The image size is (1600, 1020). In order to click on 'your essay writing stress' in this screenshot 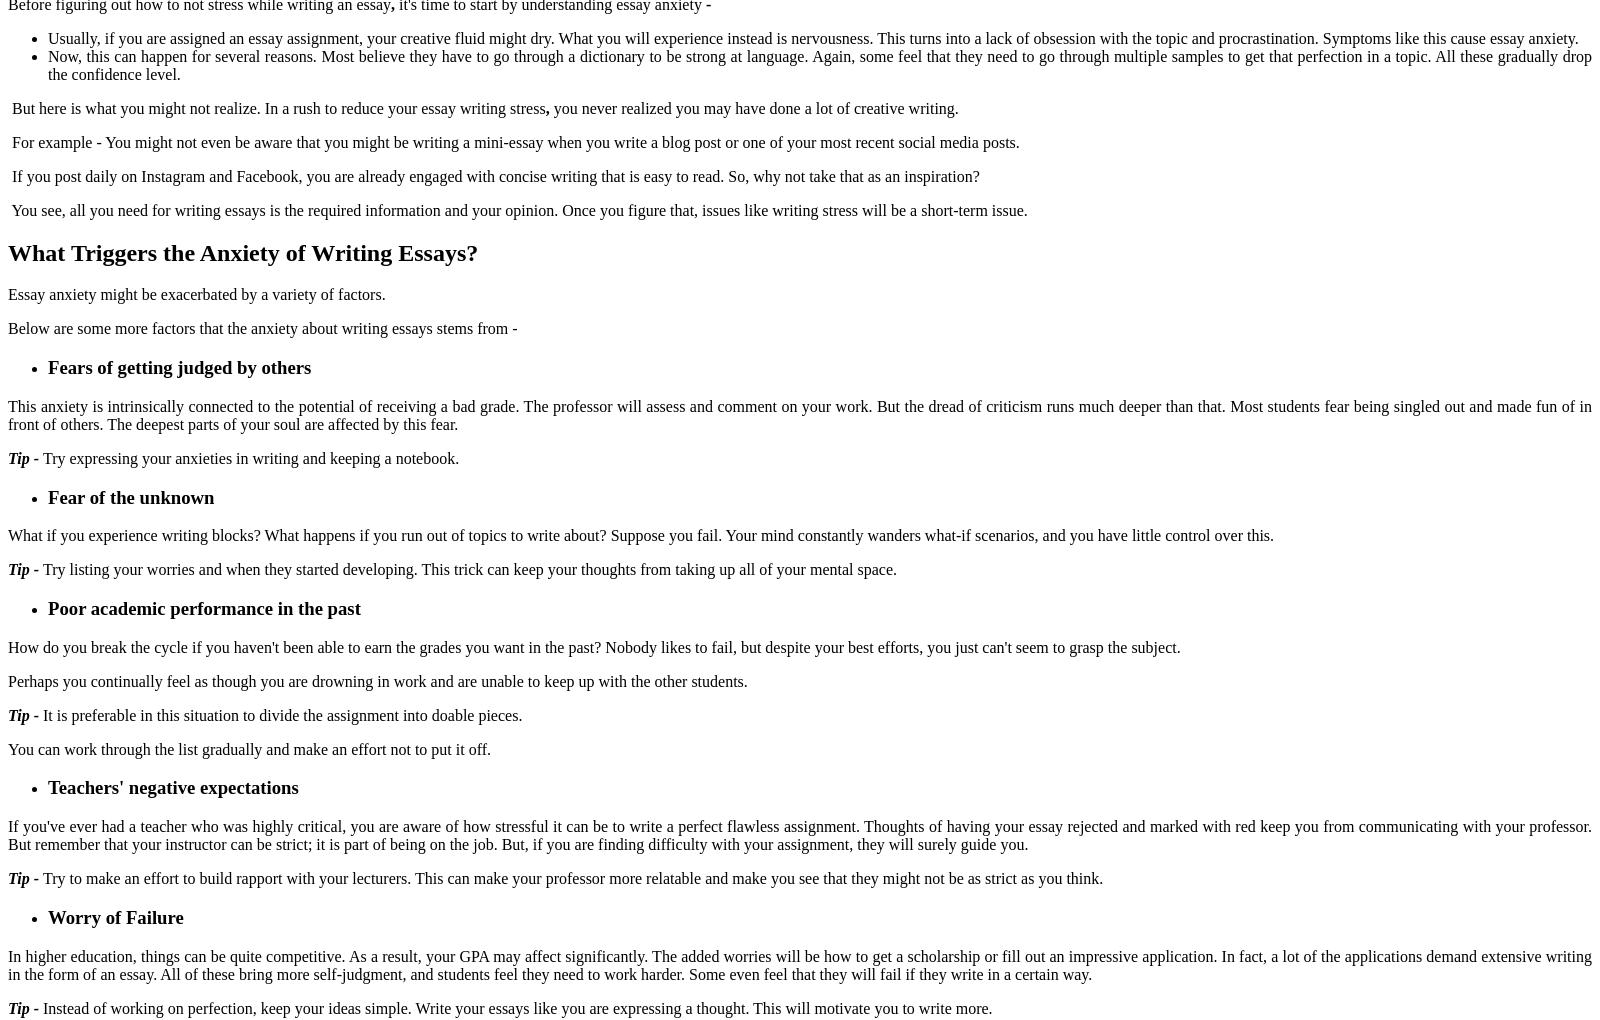, I will do `click(465, 106)`.